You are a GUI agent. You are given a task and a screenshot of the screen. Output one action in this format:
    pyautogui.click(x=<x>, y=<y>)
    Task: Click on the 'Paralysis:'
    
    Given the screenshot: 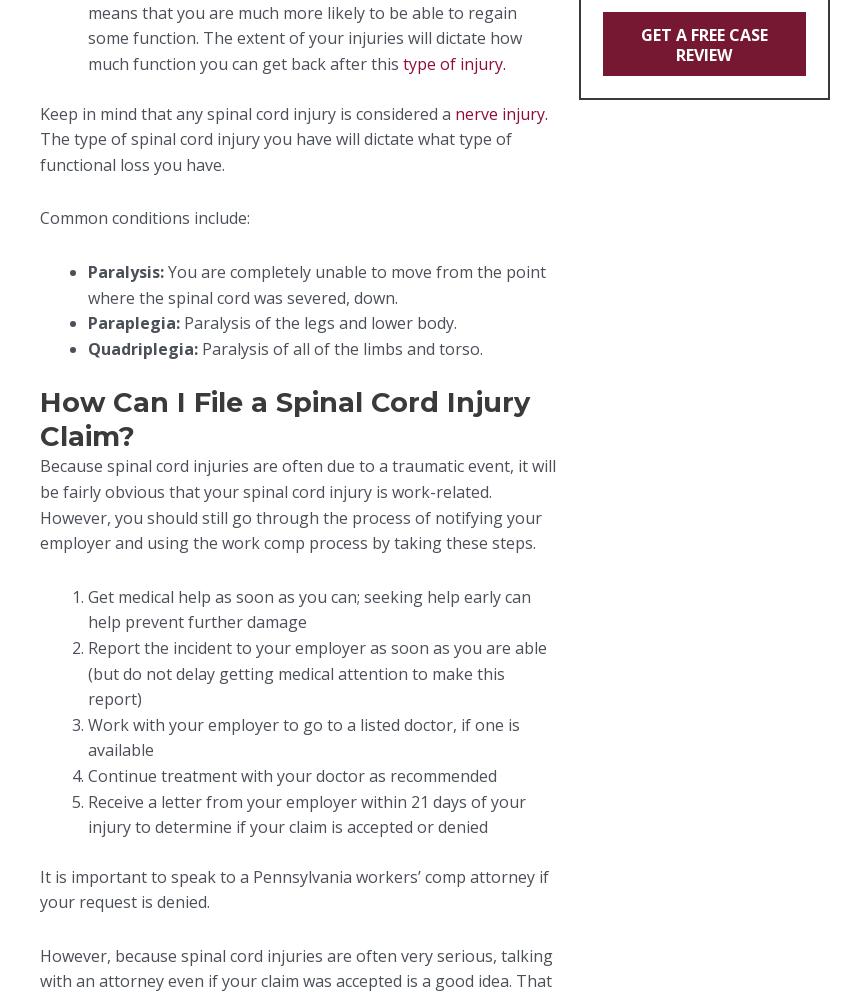 What is the action you would take?
    pyautogui.click(x=124, y=271)
    